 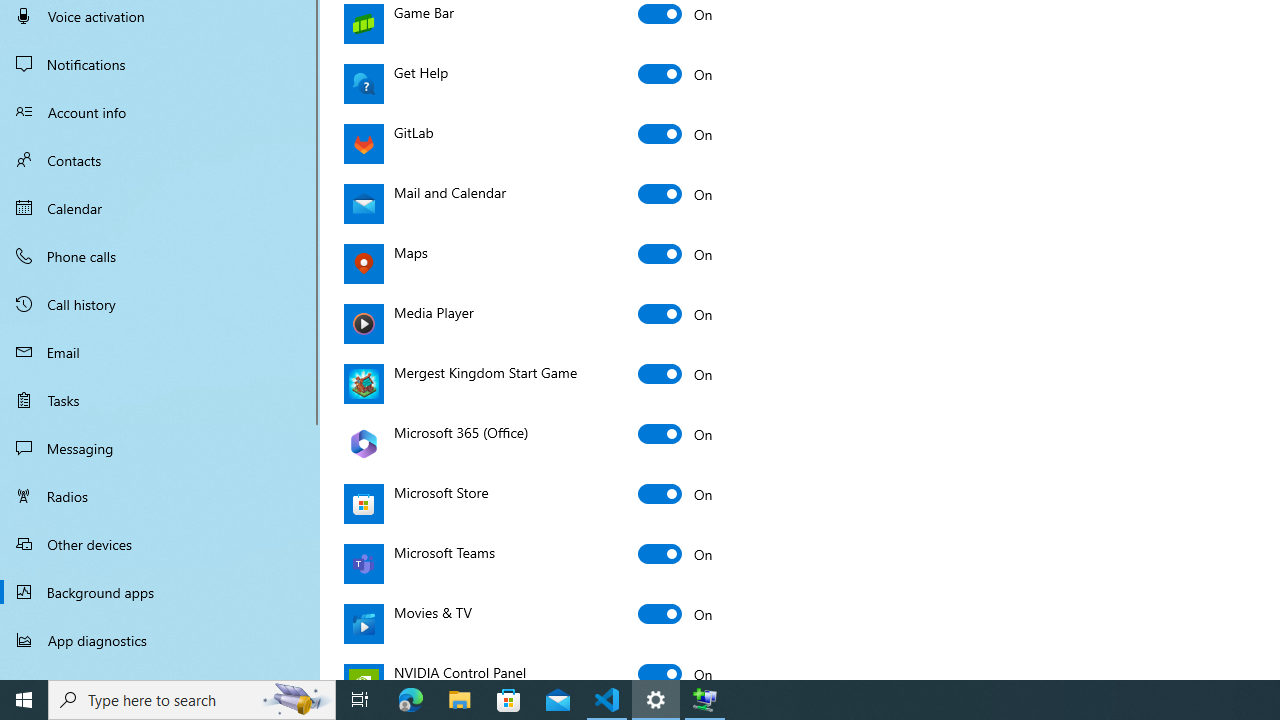 I want to click on 'Task View', so click(x=359, y=698).